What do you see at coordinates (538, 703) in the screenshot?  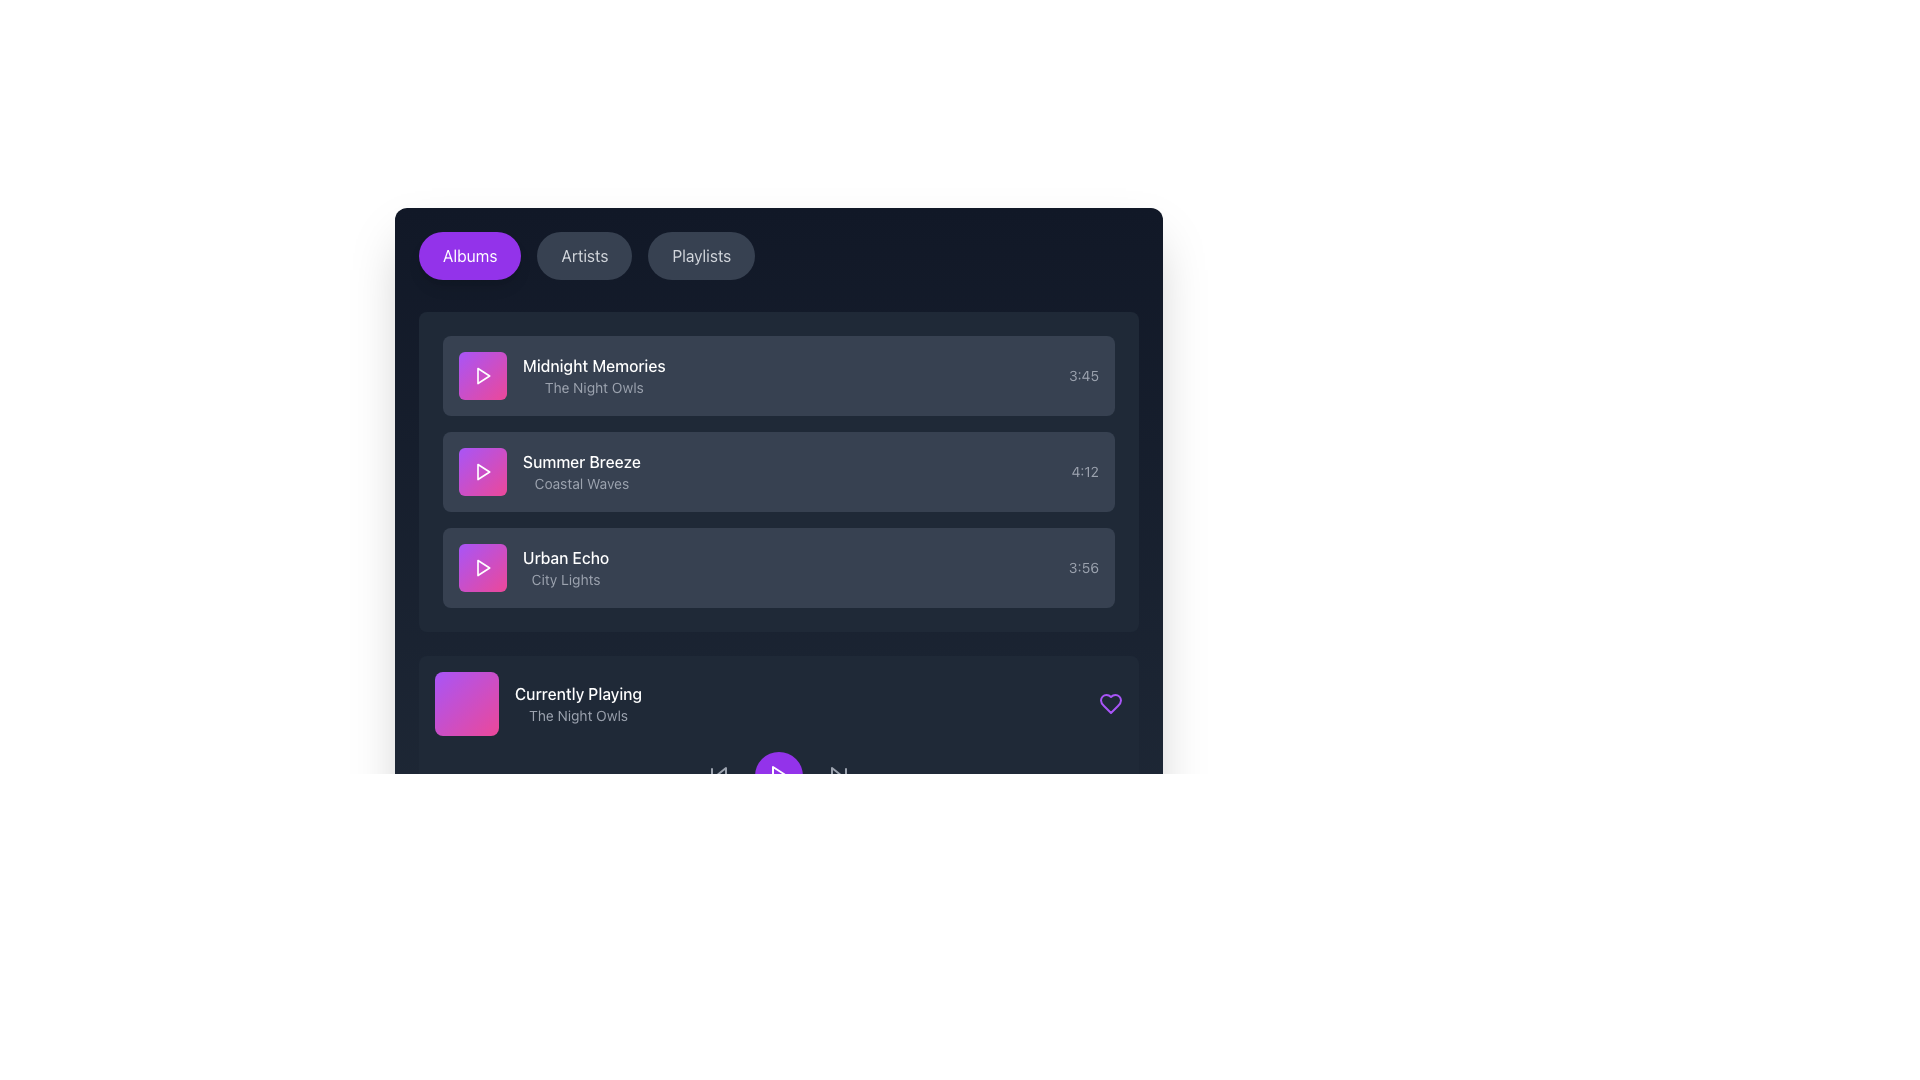 I see `the informational display block at the bottom of the music application interface` at bounding box center [538, 703].